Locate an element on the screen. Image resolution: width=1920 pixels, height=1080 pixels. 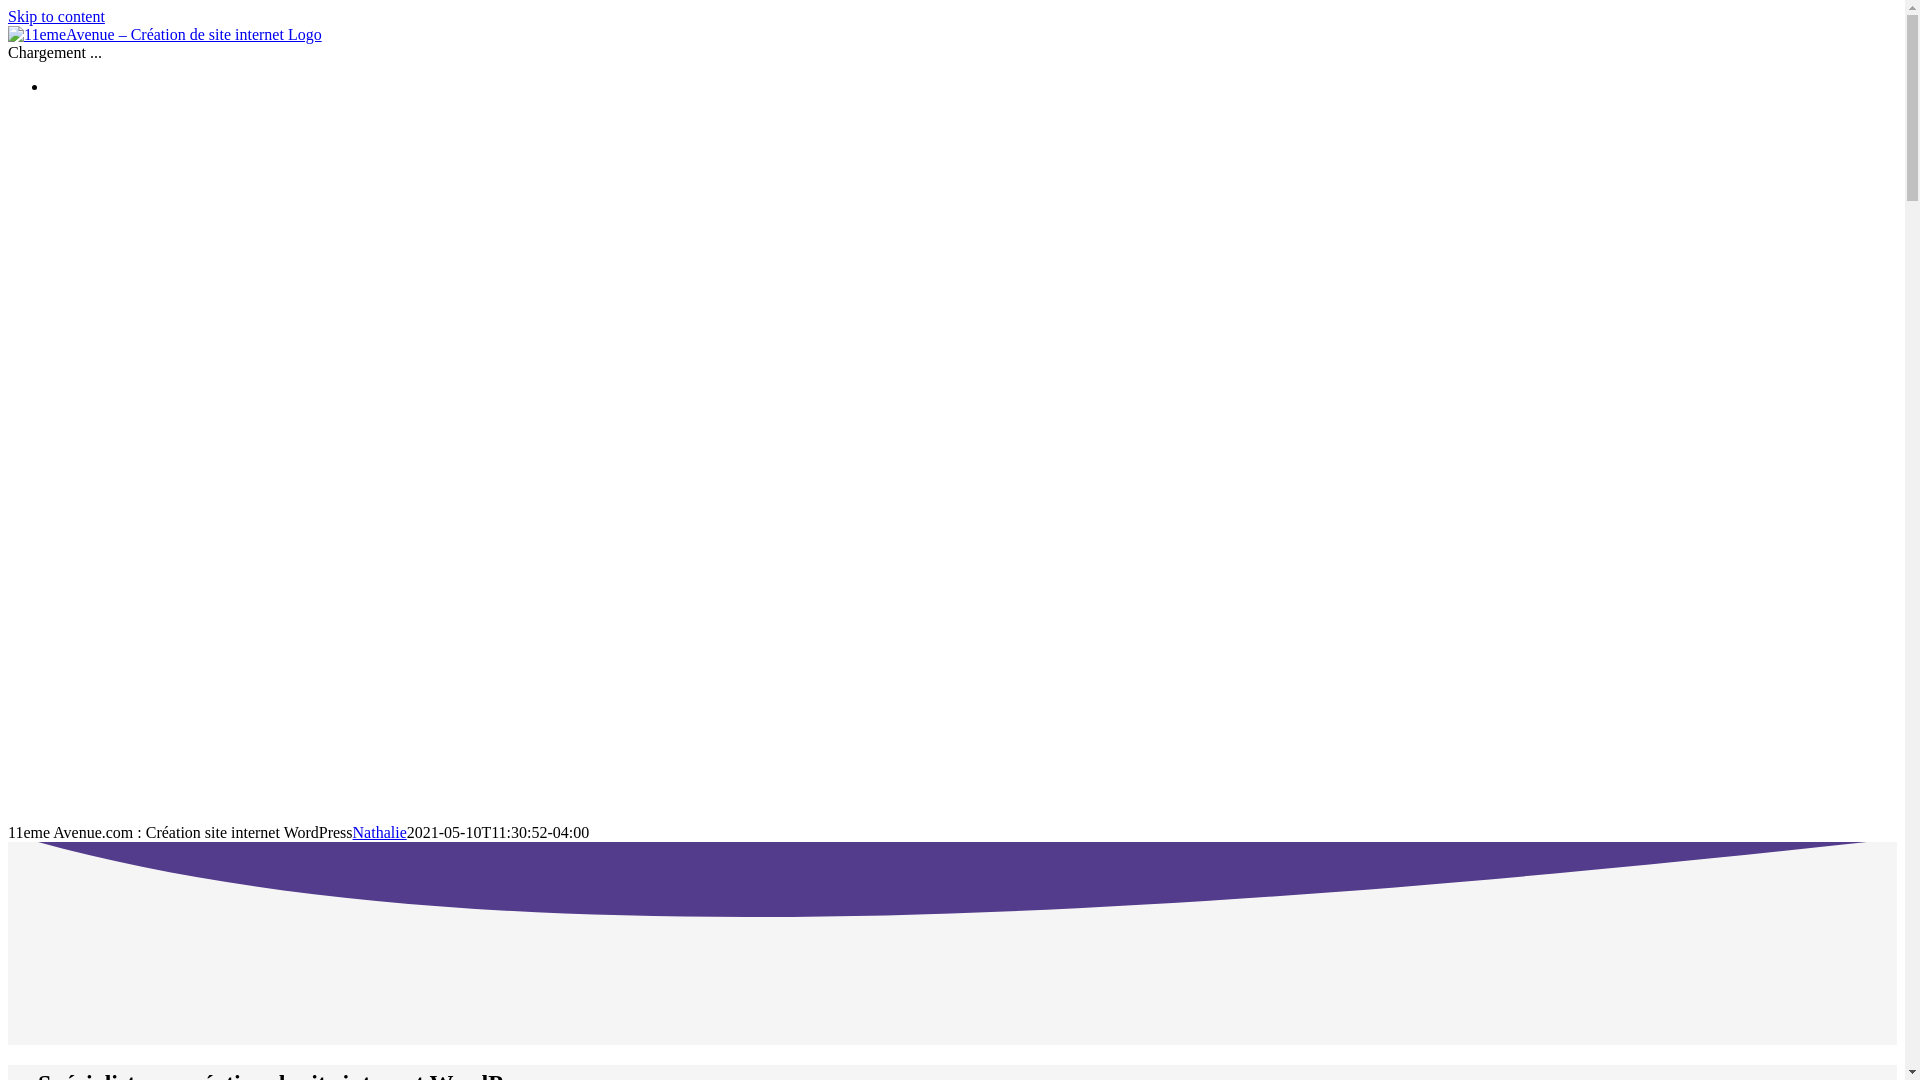
'Skip to content' is located at coordinates (56, 16).